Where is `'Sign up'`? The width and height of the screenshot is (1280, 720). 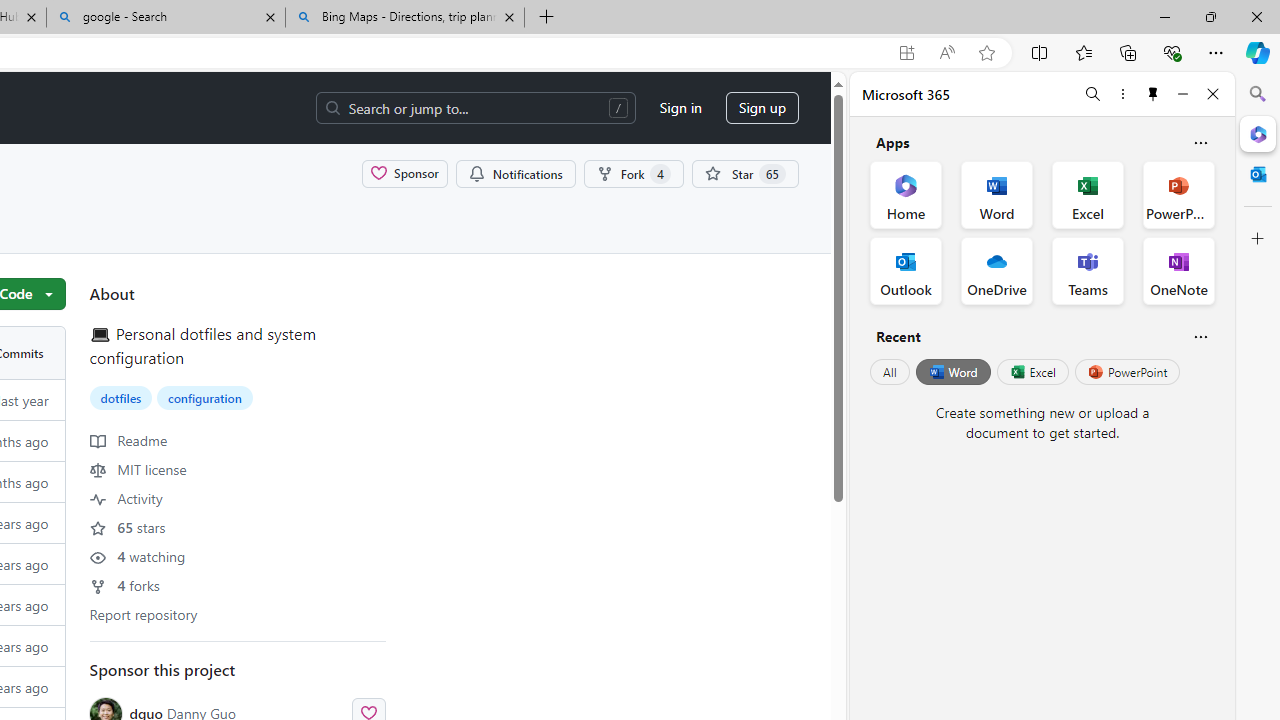 'Sign up' is located at coordinates (761, 108).